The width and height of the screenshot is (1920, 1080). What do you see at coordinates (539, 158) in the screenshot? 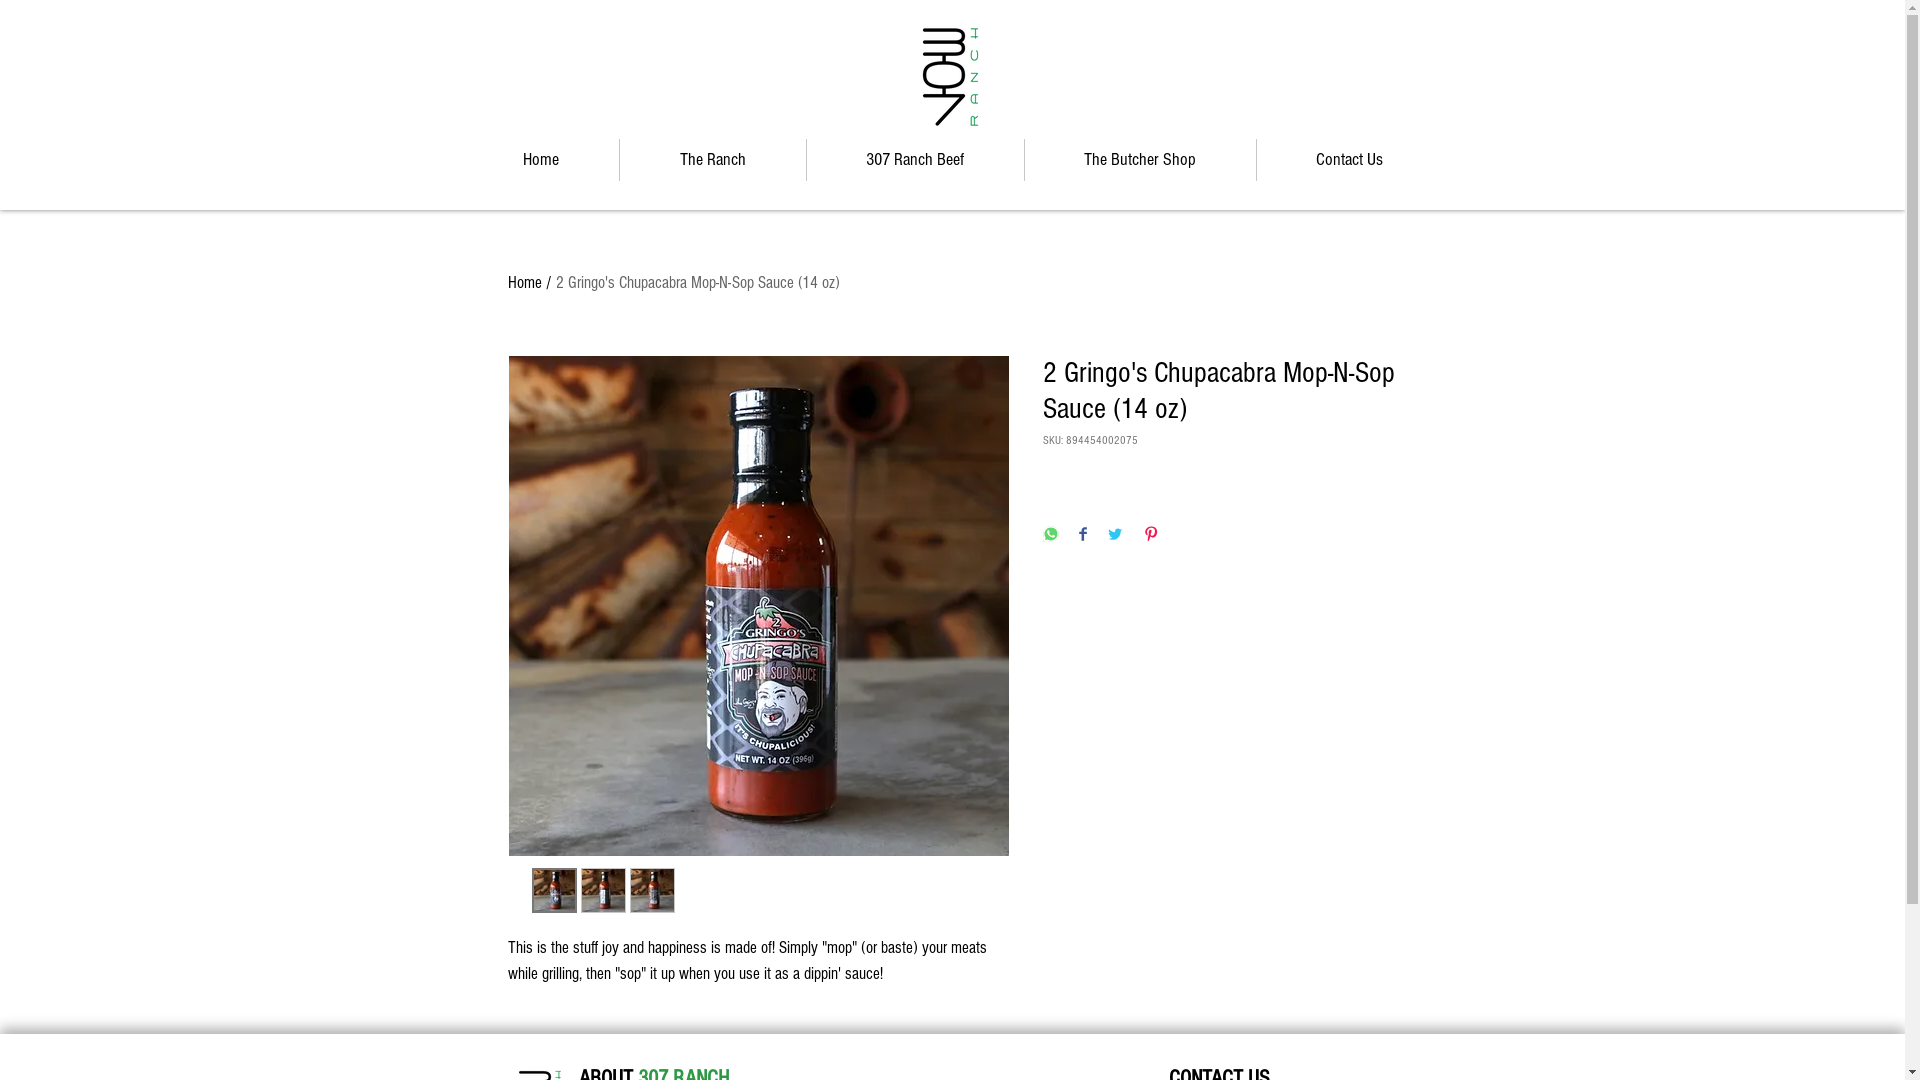
I see `'Home'` at bounding box center [539, 158].